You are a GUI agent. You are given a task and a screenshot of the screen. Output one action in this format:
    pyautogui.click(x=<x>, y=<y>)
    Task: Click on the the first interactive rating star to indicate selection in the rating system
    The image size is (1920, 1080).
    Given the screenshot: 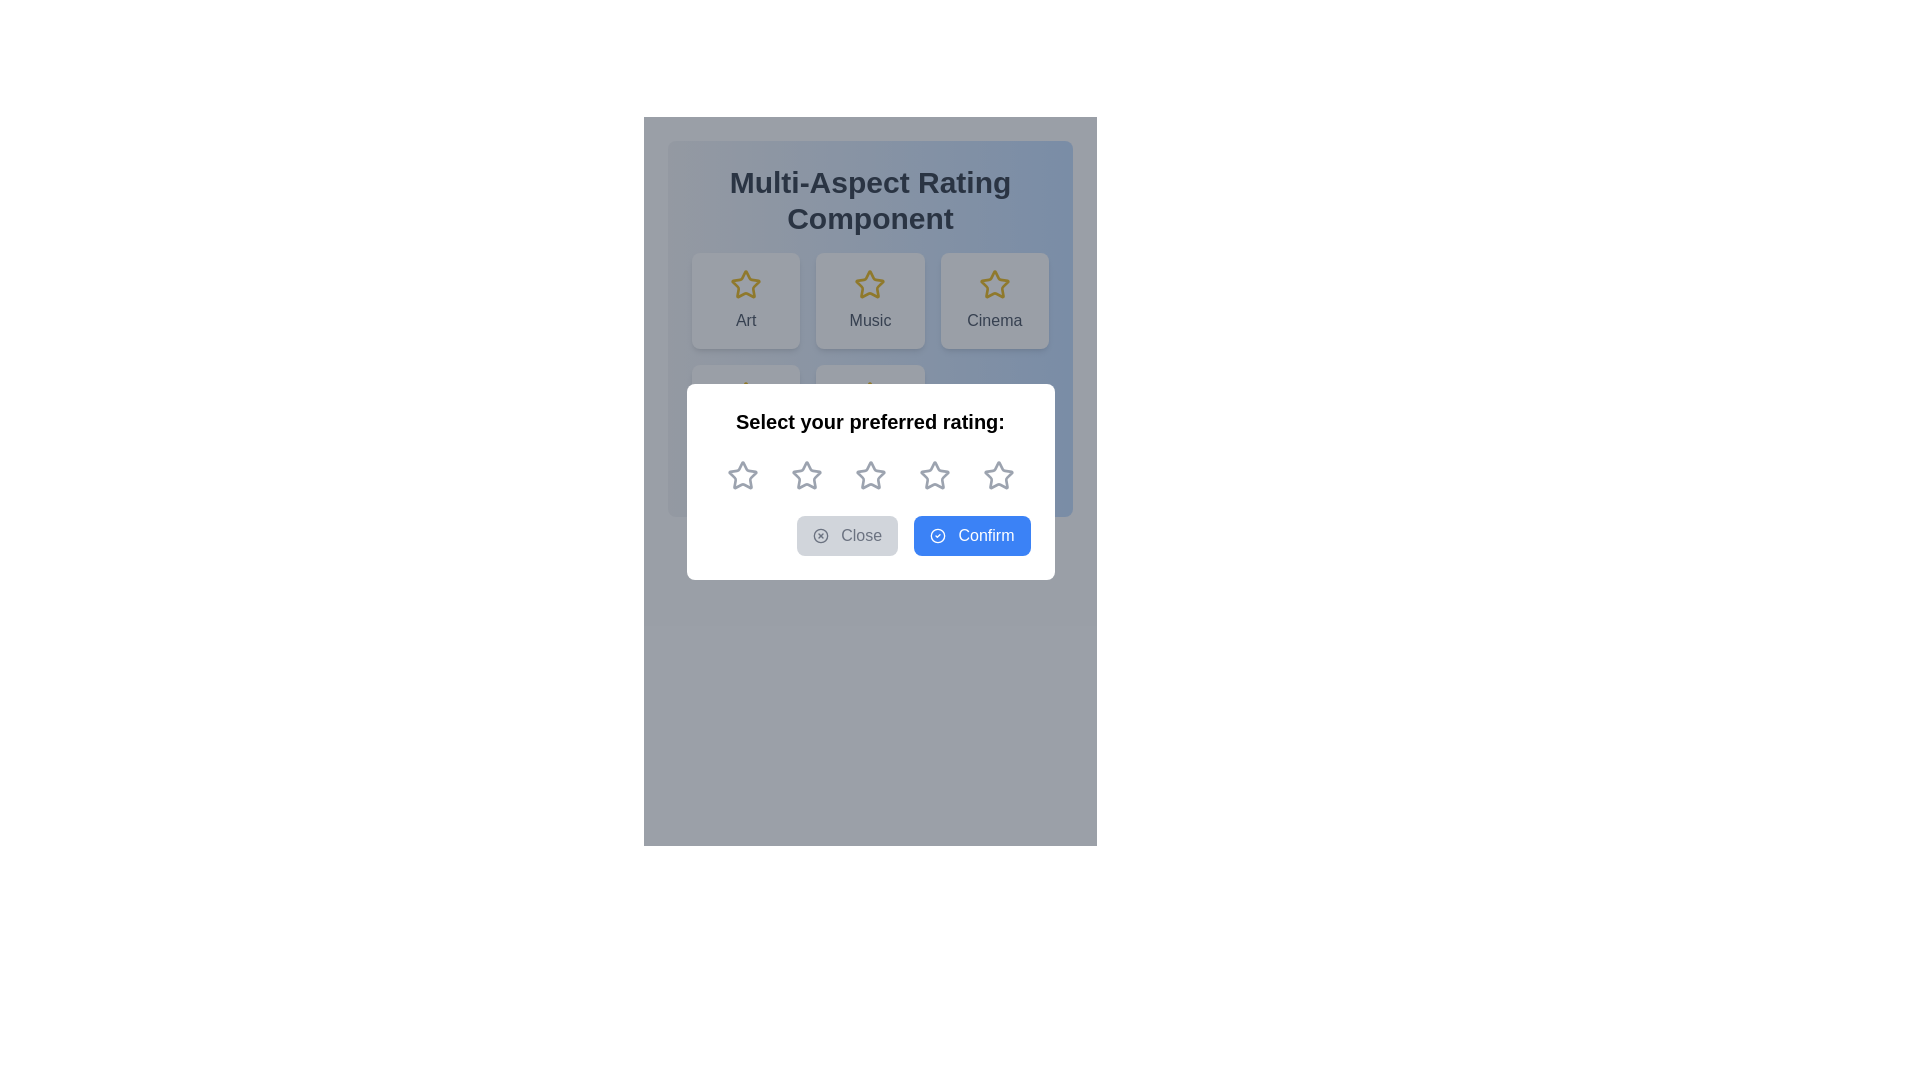 What is the action you would take?
    pyautogui.click(x=741, y=475)
    